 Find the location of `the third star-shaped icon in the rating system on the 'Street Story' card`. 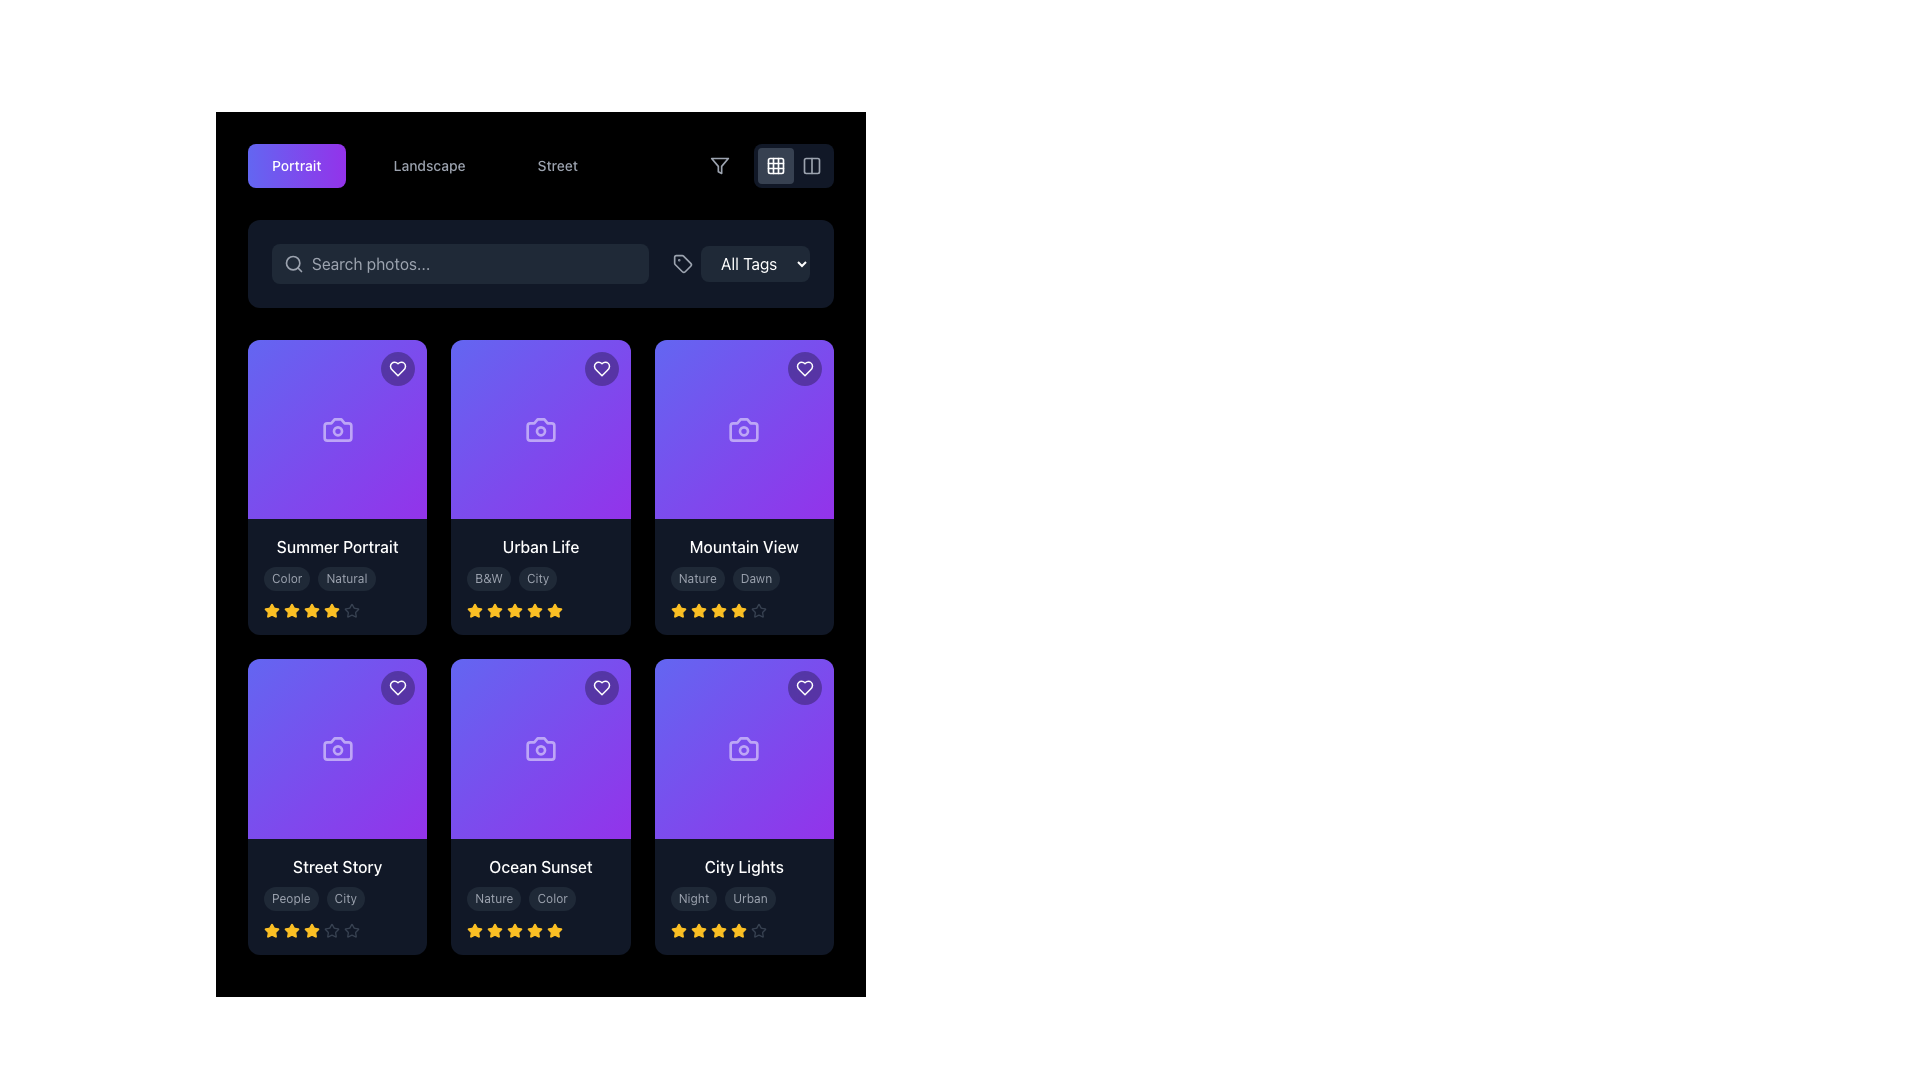

the third star-shaped icon in the rating system on the 'Street Story' card is located at coordinates (311, 930).